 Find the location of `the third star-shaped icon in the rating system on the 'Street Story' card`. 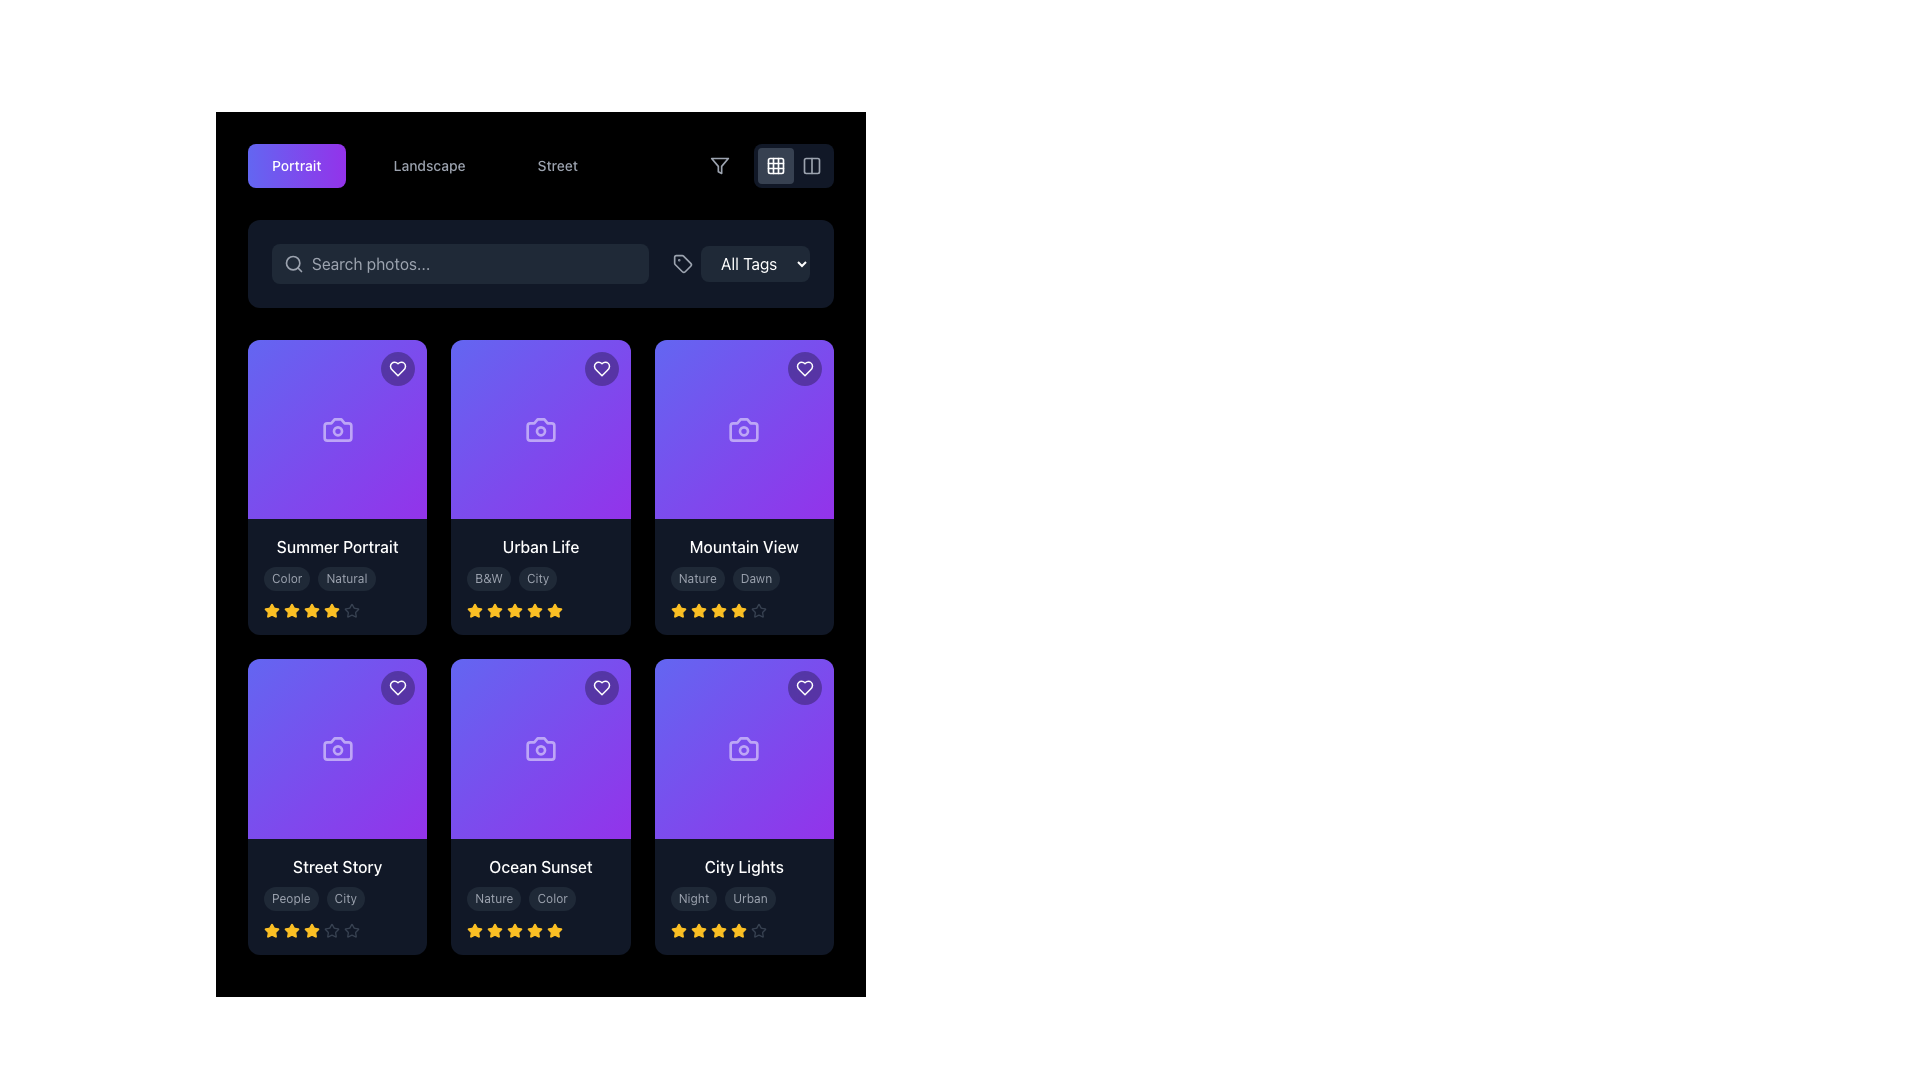

the third star-shaped icon in the rating system on the 'Street Story' card is located at coordinates (311, 930).